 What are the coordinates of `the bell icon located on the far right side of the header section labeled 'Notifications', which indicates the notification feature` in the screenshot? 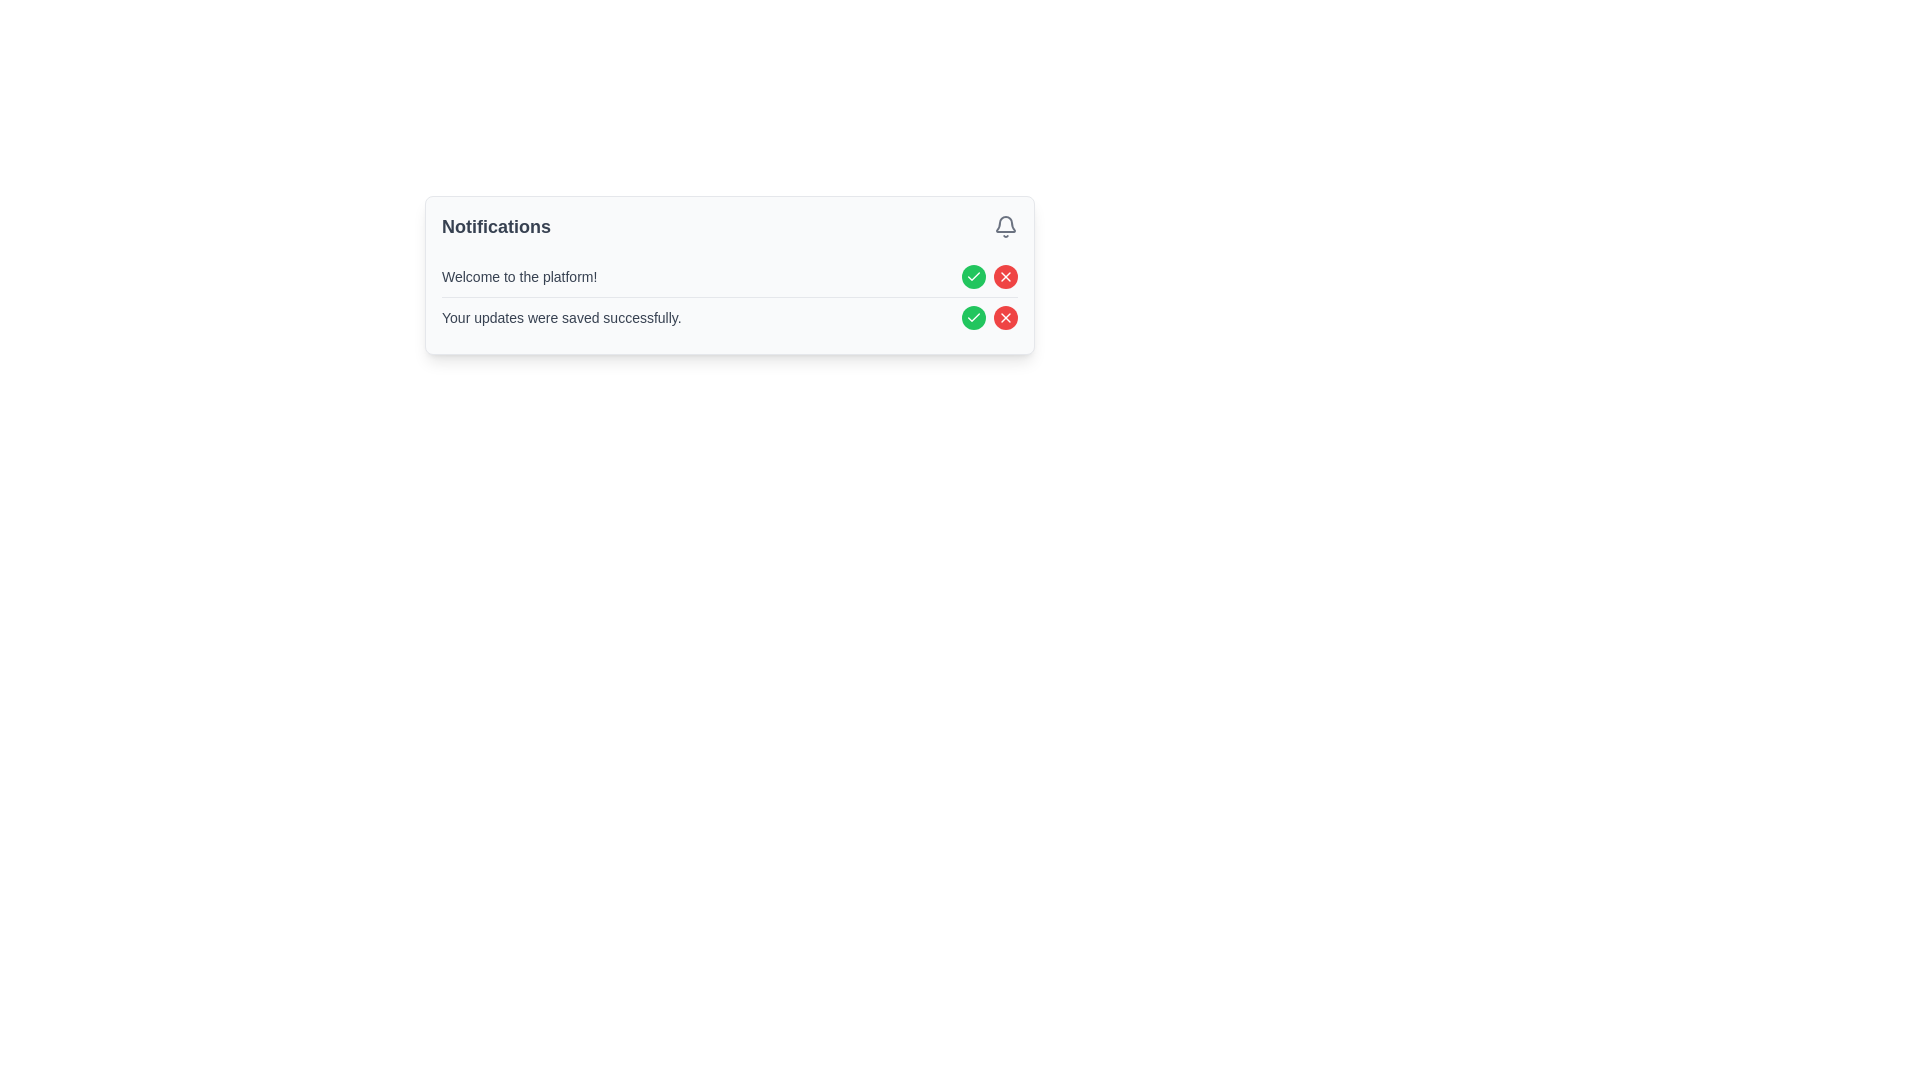 It's located at (1006, 226).